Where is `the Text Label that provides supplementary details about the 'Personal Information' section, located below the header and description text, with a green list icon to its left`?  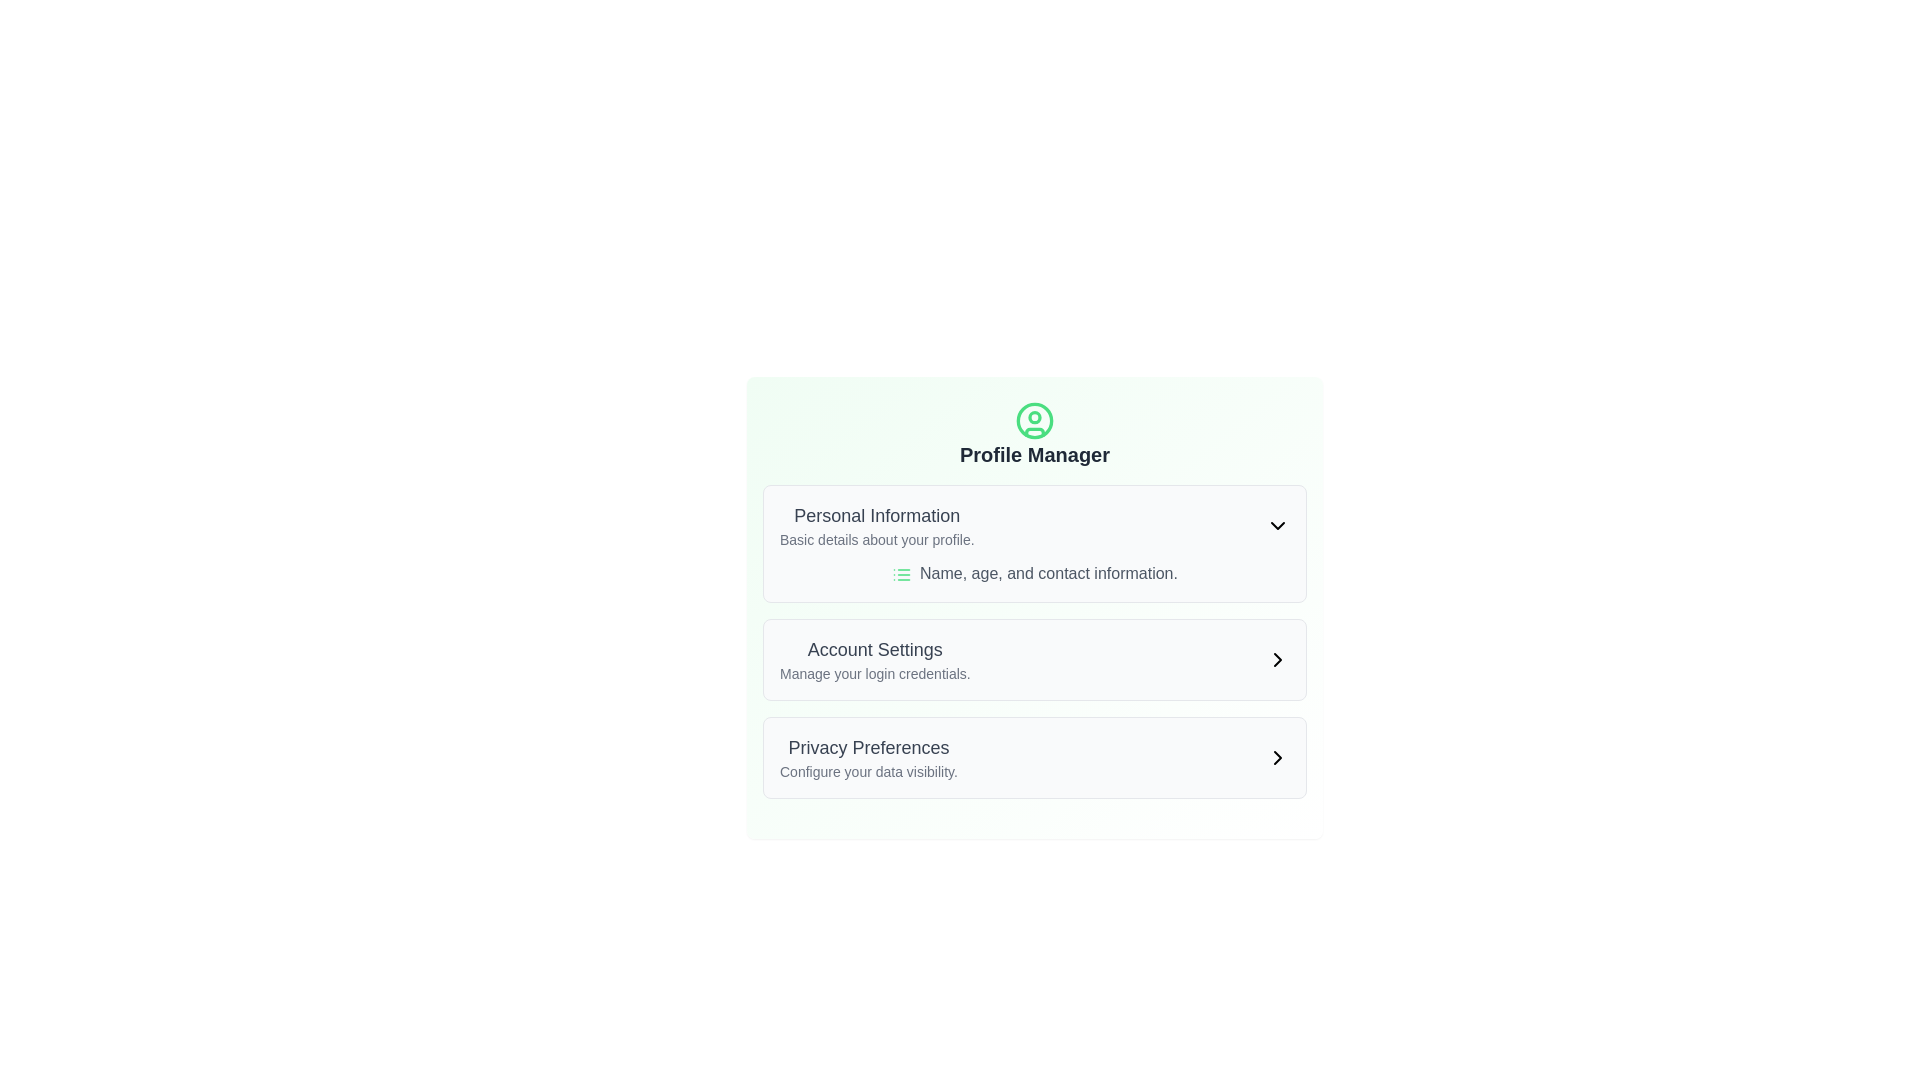 the Text Label that provides supplementary details about the 'Personal Information' section, located below the header and description text, with a green list icon to its left is located at coordinates (1035, 574).